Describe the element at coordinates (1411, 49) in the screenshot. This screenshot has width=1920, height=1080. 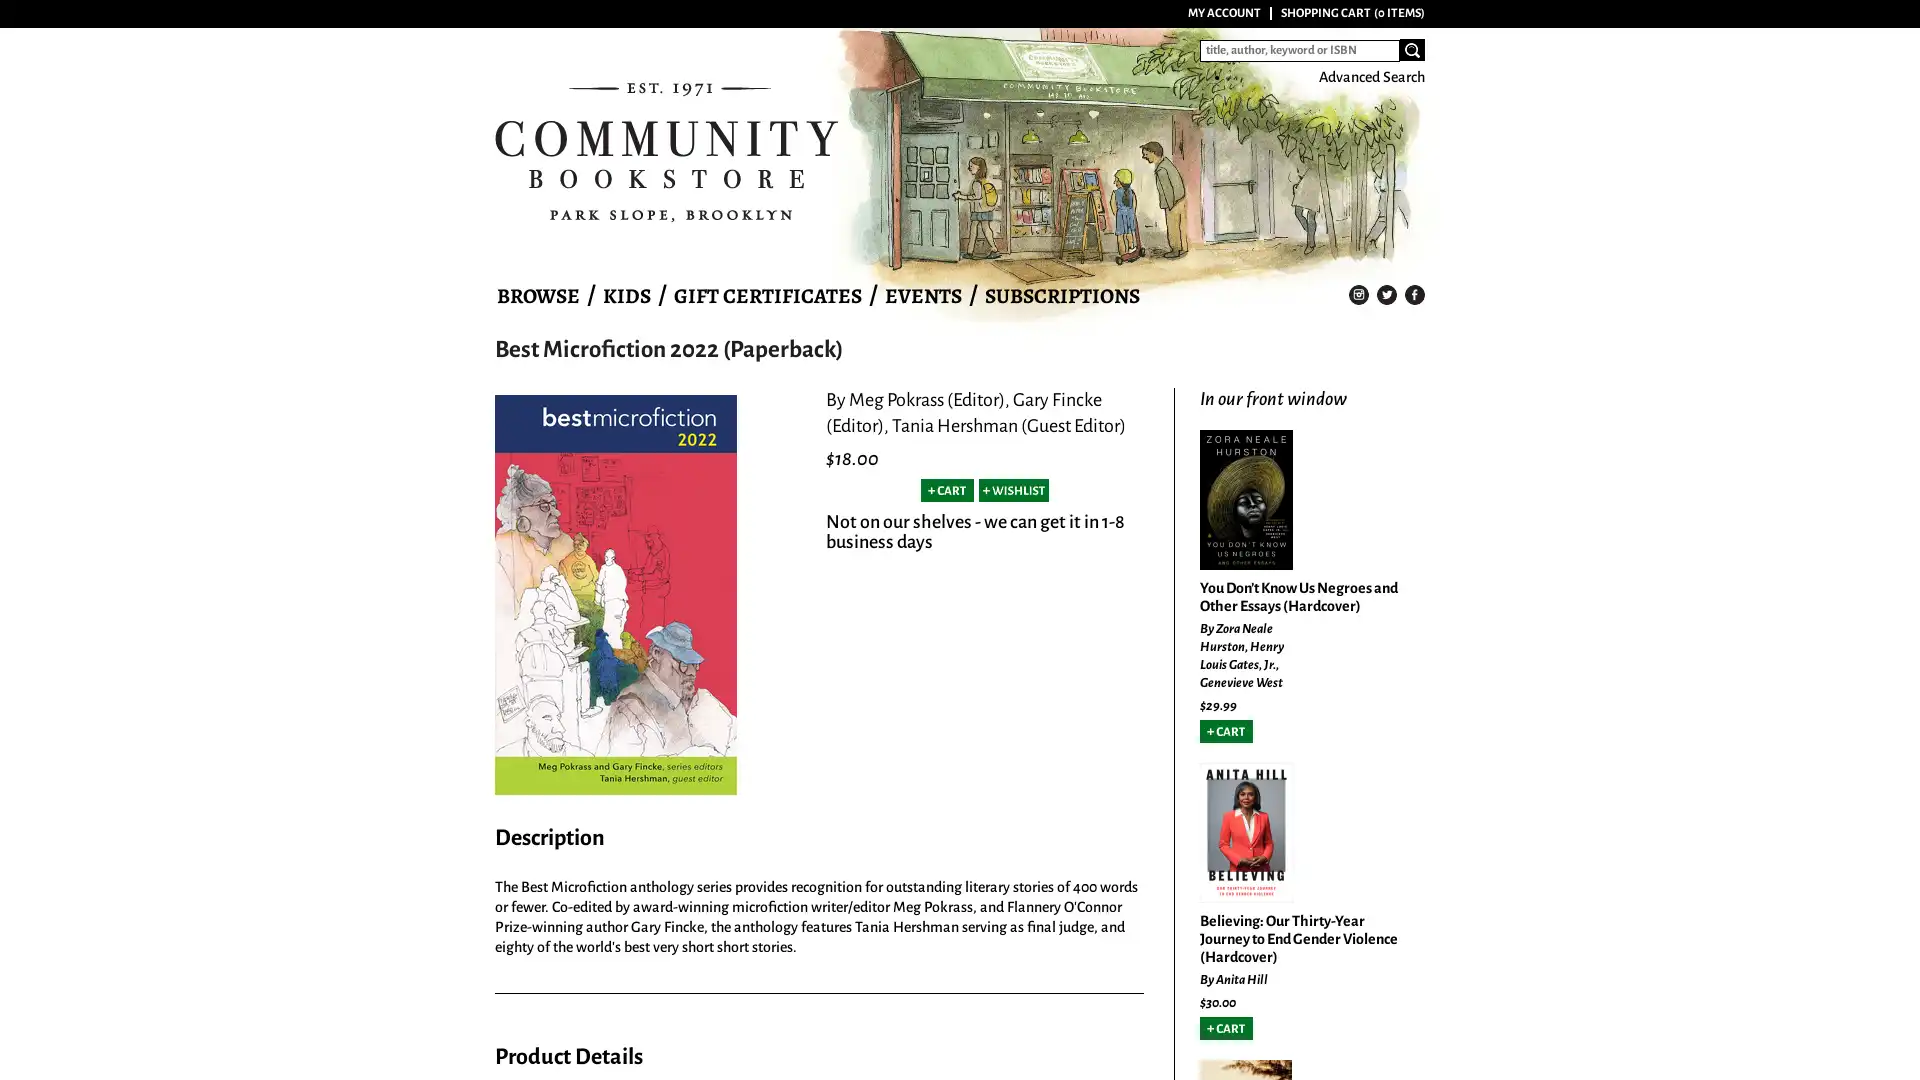
I see `Search` at that location.